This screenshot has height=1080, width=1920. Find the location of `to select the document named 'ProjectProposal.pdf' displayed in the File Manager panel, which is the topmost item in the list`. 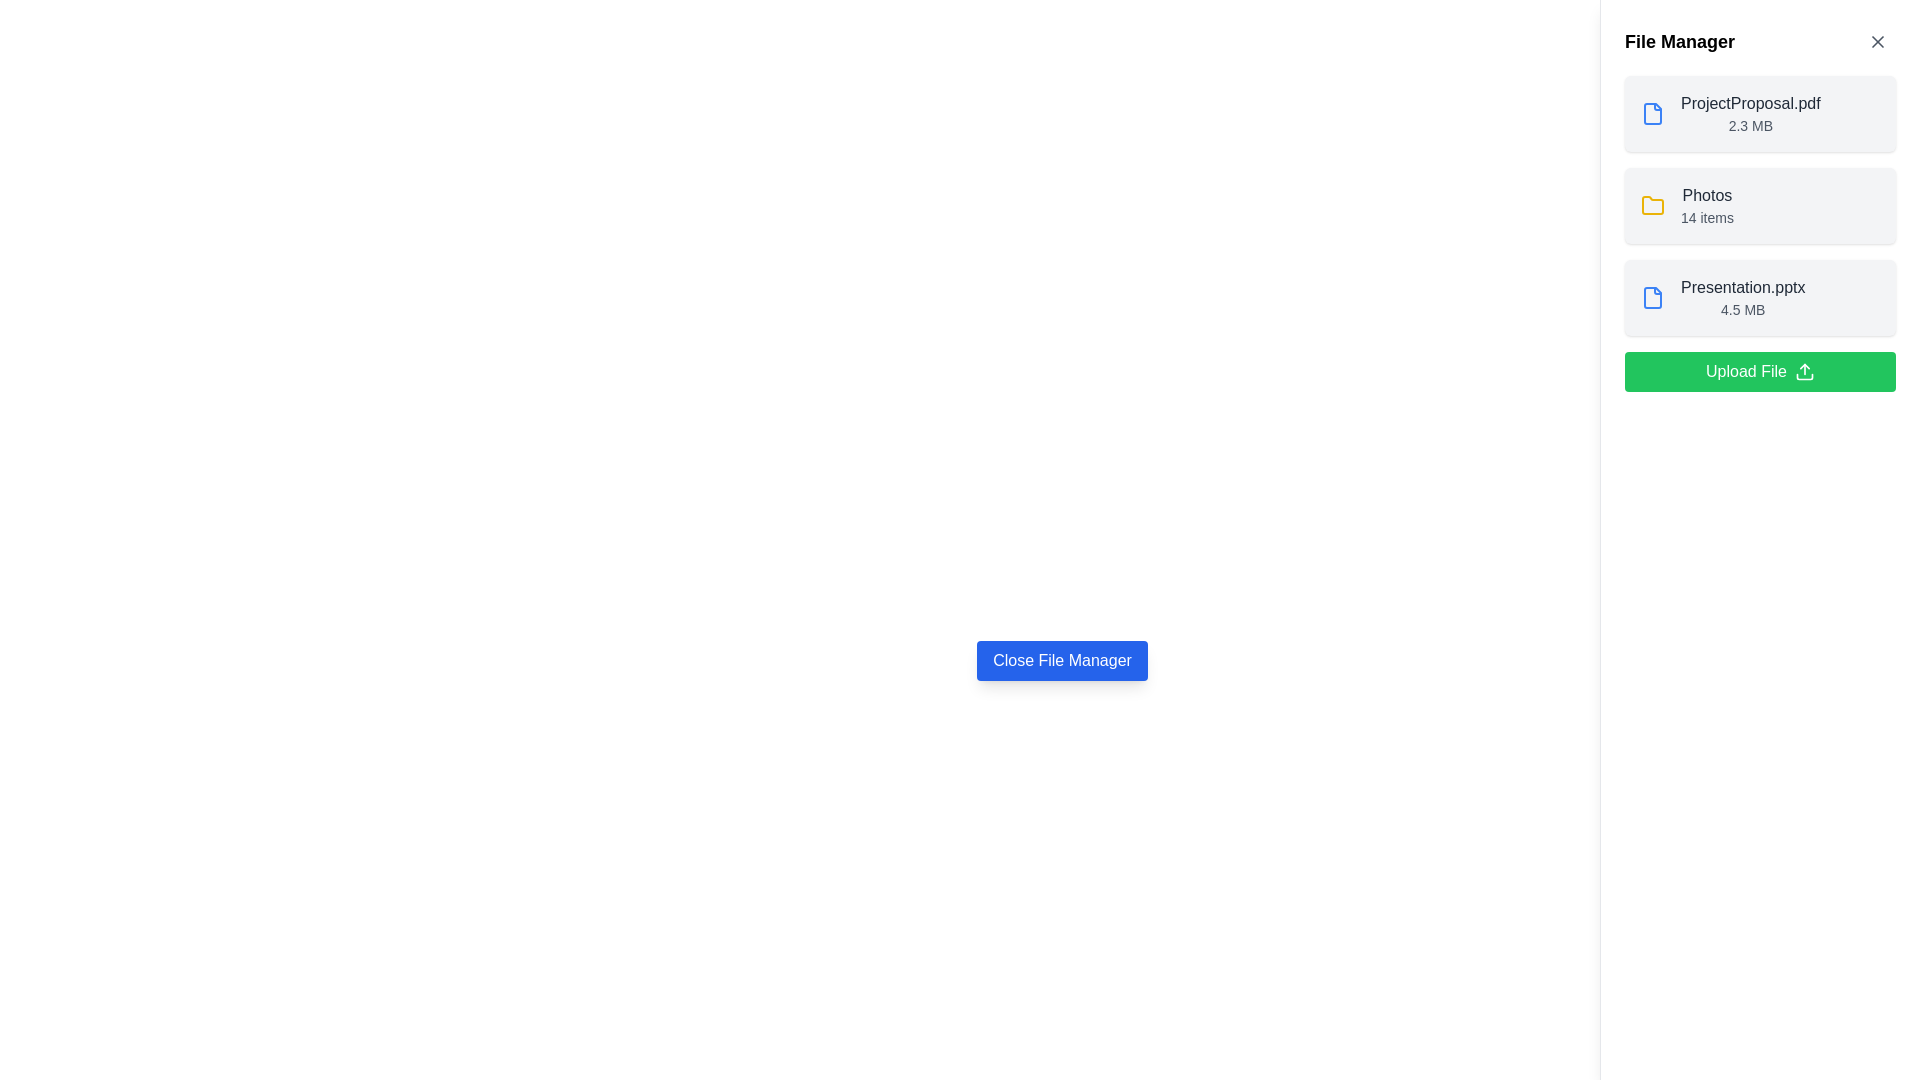

to select the document named 'ProjectProposal.pdf' displayed in the File Manager panel, which is the topmost item in the list is located at coordinates (1728, 114).